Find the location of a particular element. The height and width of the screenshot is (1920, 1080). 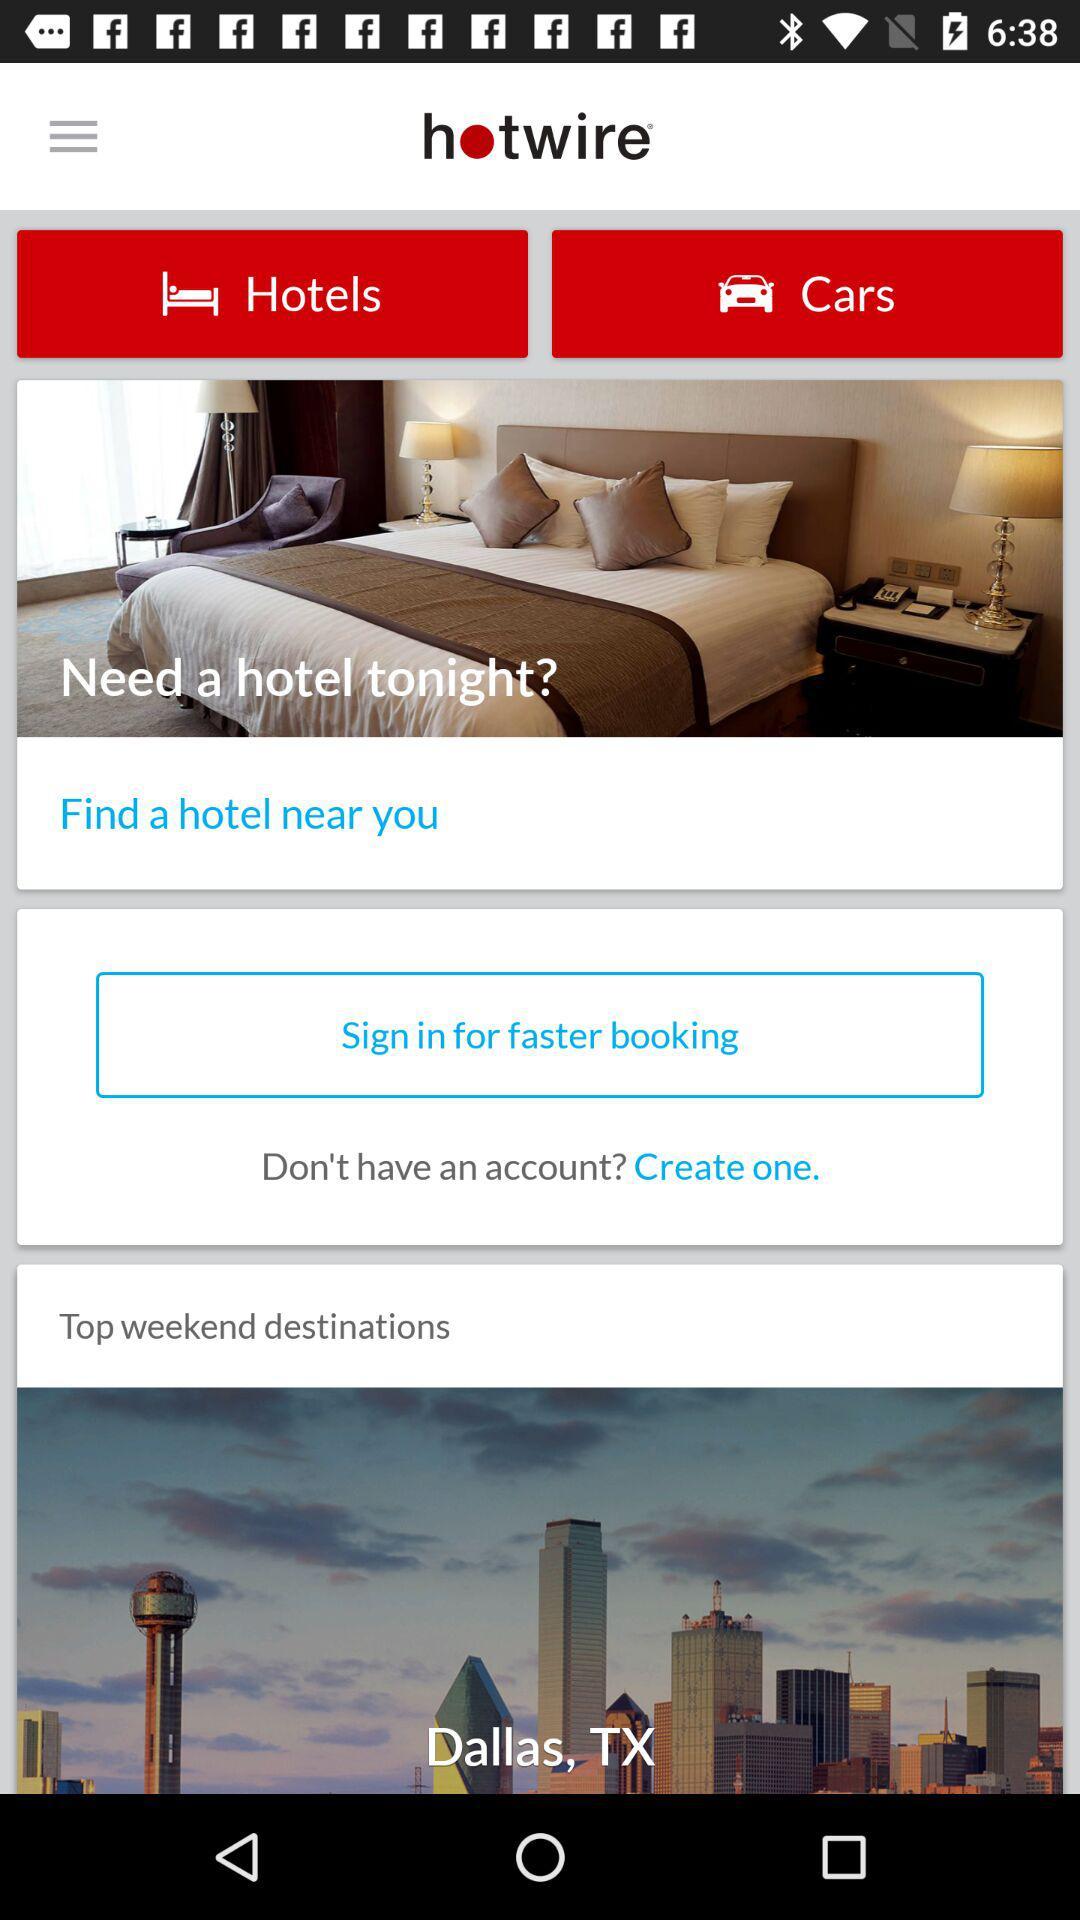

the icon above the top weekend destinations is located at coordinates (540, 1166).